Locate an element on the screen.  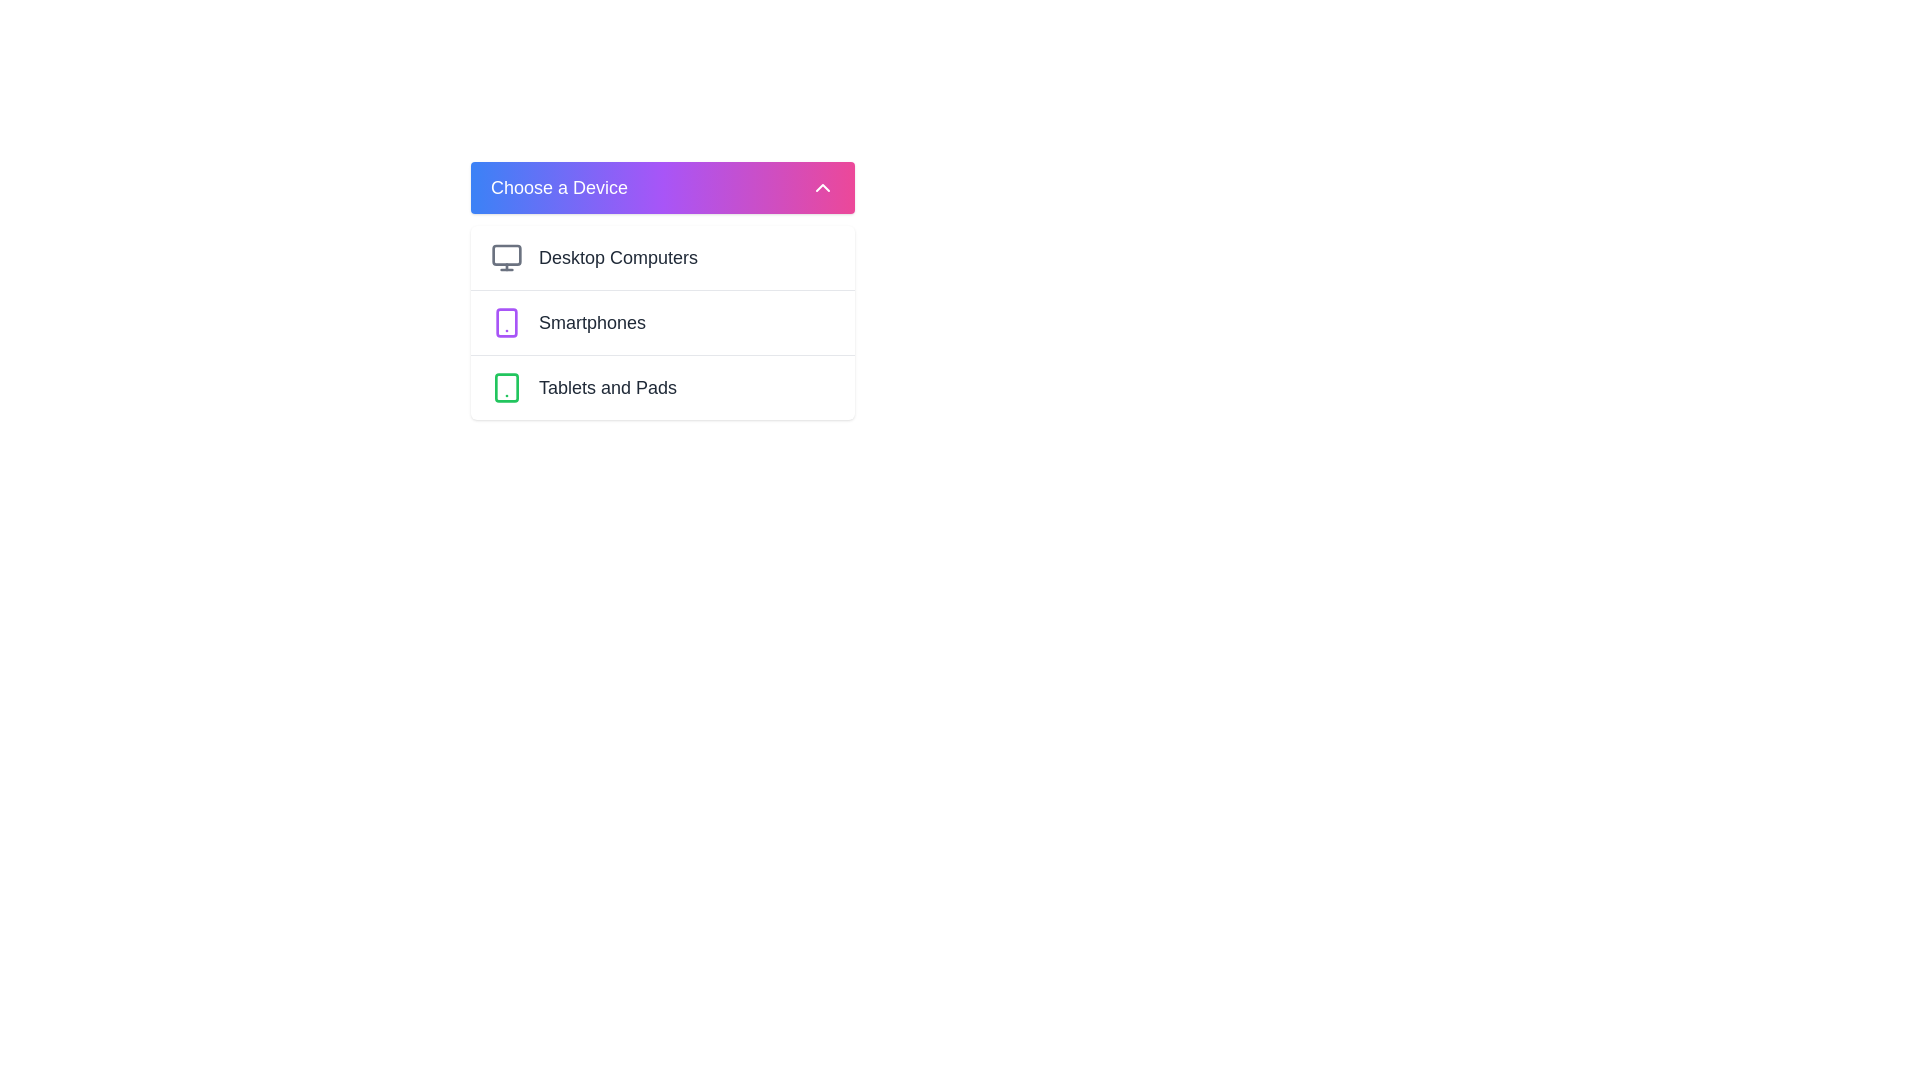
the chevron icon button located on the right side of the 'Choose a Device' header bar is located at coordinates (822, 188).